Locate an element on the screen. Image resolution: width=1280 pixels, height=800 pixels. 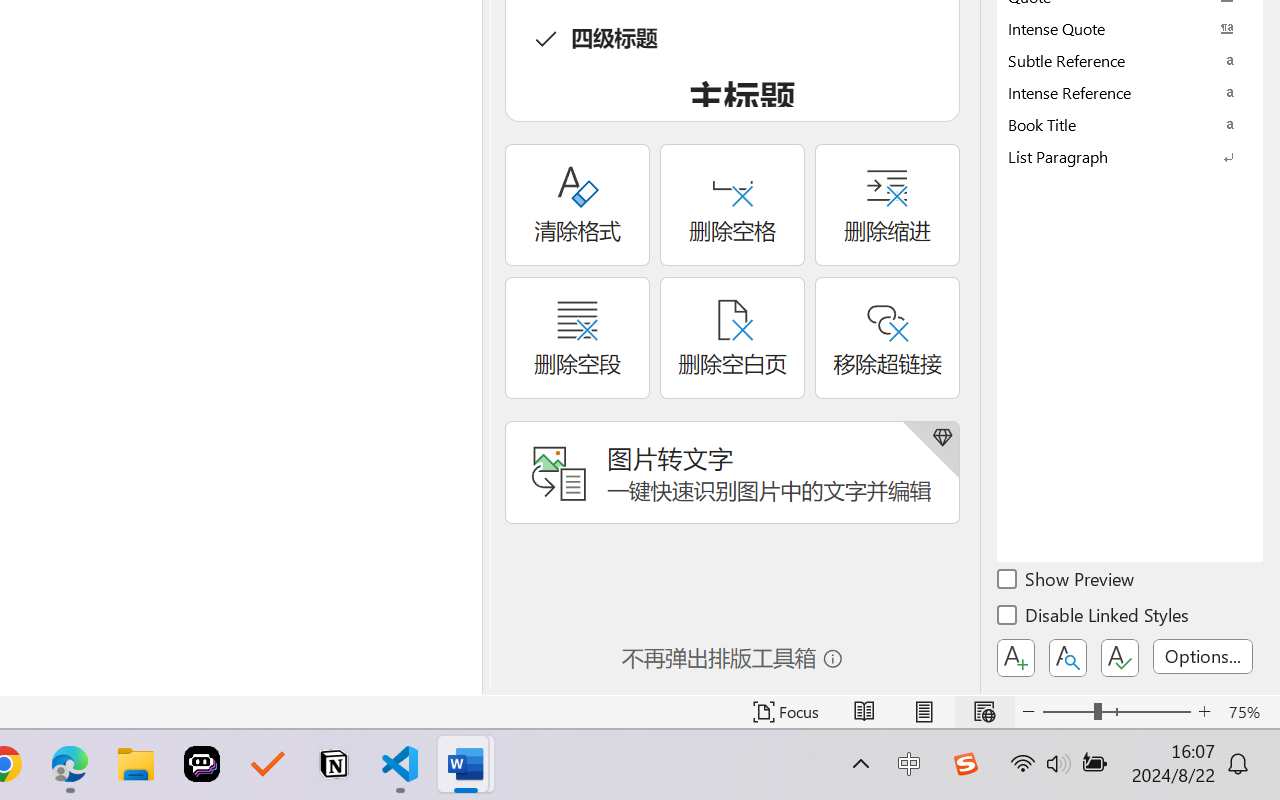
'Disable Linked Styles' is located at coordinates (1094, 618).